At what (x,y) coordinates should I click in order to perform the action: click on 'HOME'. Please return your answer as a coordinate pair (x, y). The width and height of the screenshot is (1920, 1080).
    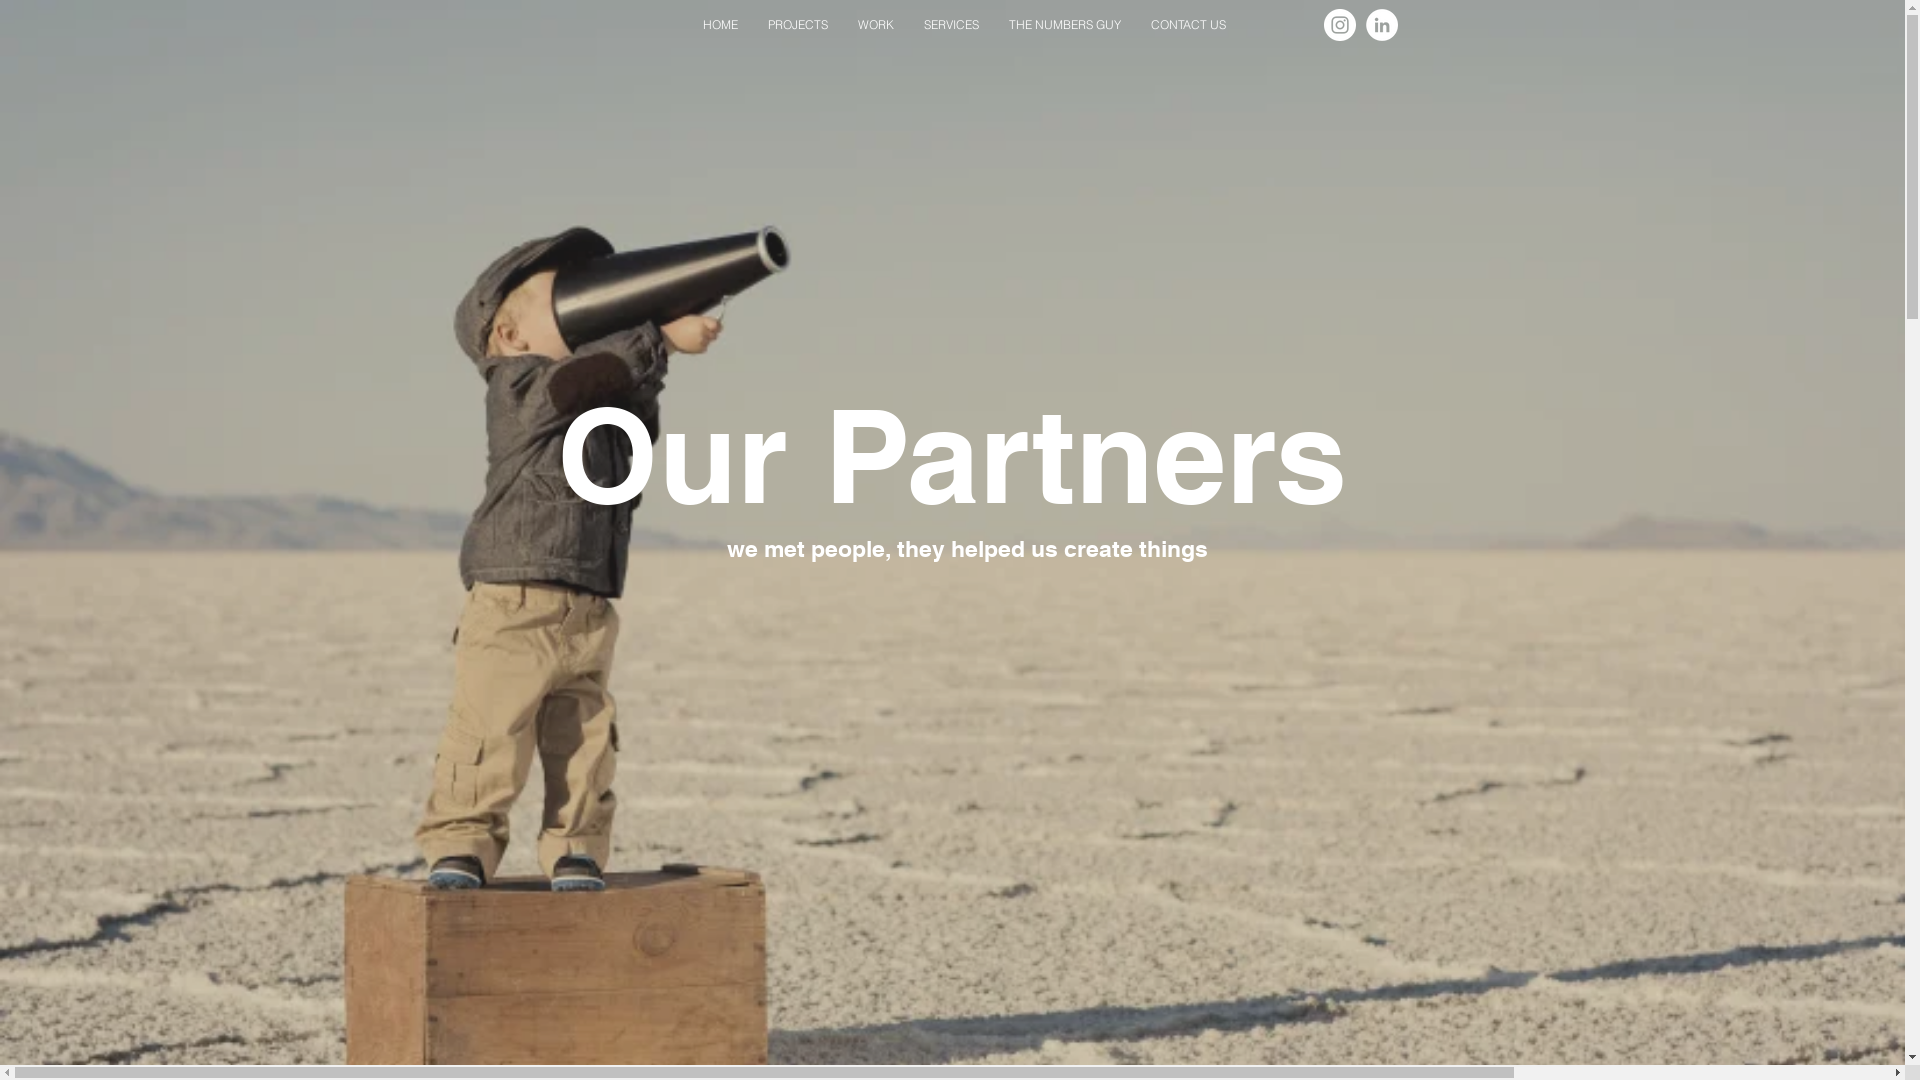
    Looking at the image, I should click on (720, 24).